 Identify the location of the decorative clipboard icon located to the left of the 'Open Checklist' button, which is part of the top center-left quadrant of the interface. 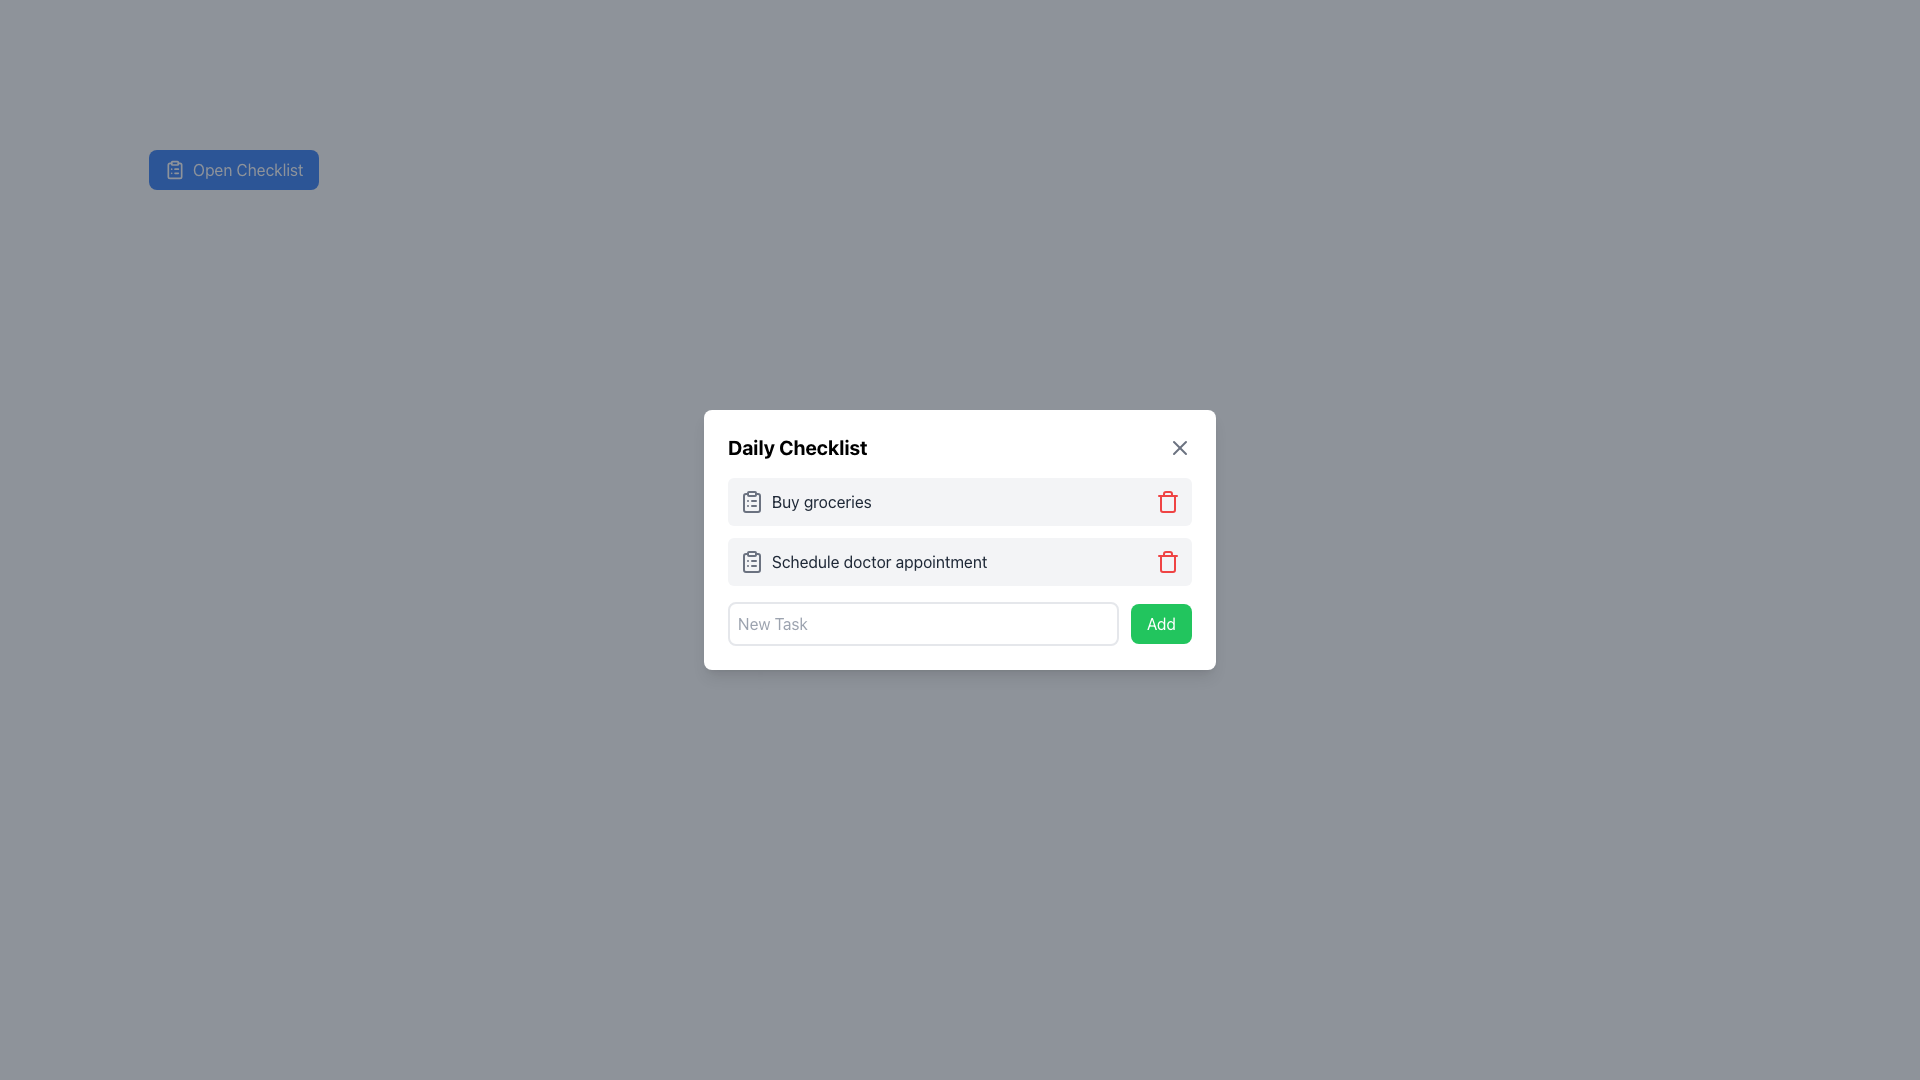
(174, 168).